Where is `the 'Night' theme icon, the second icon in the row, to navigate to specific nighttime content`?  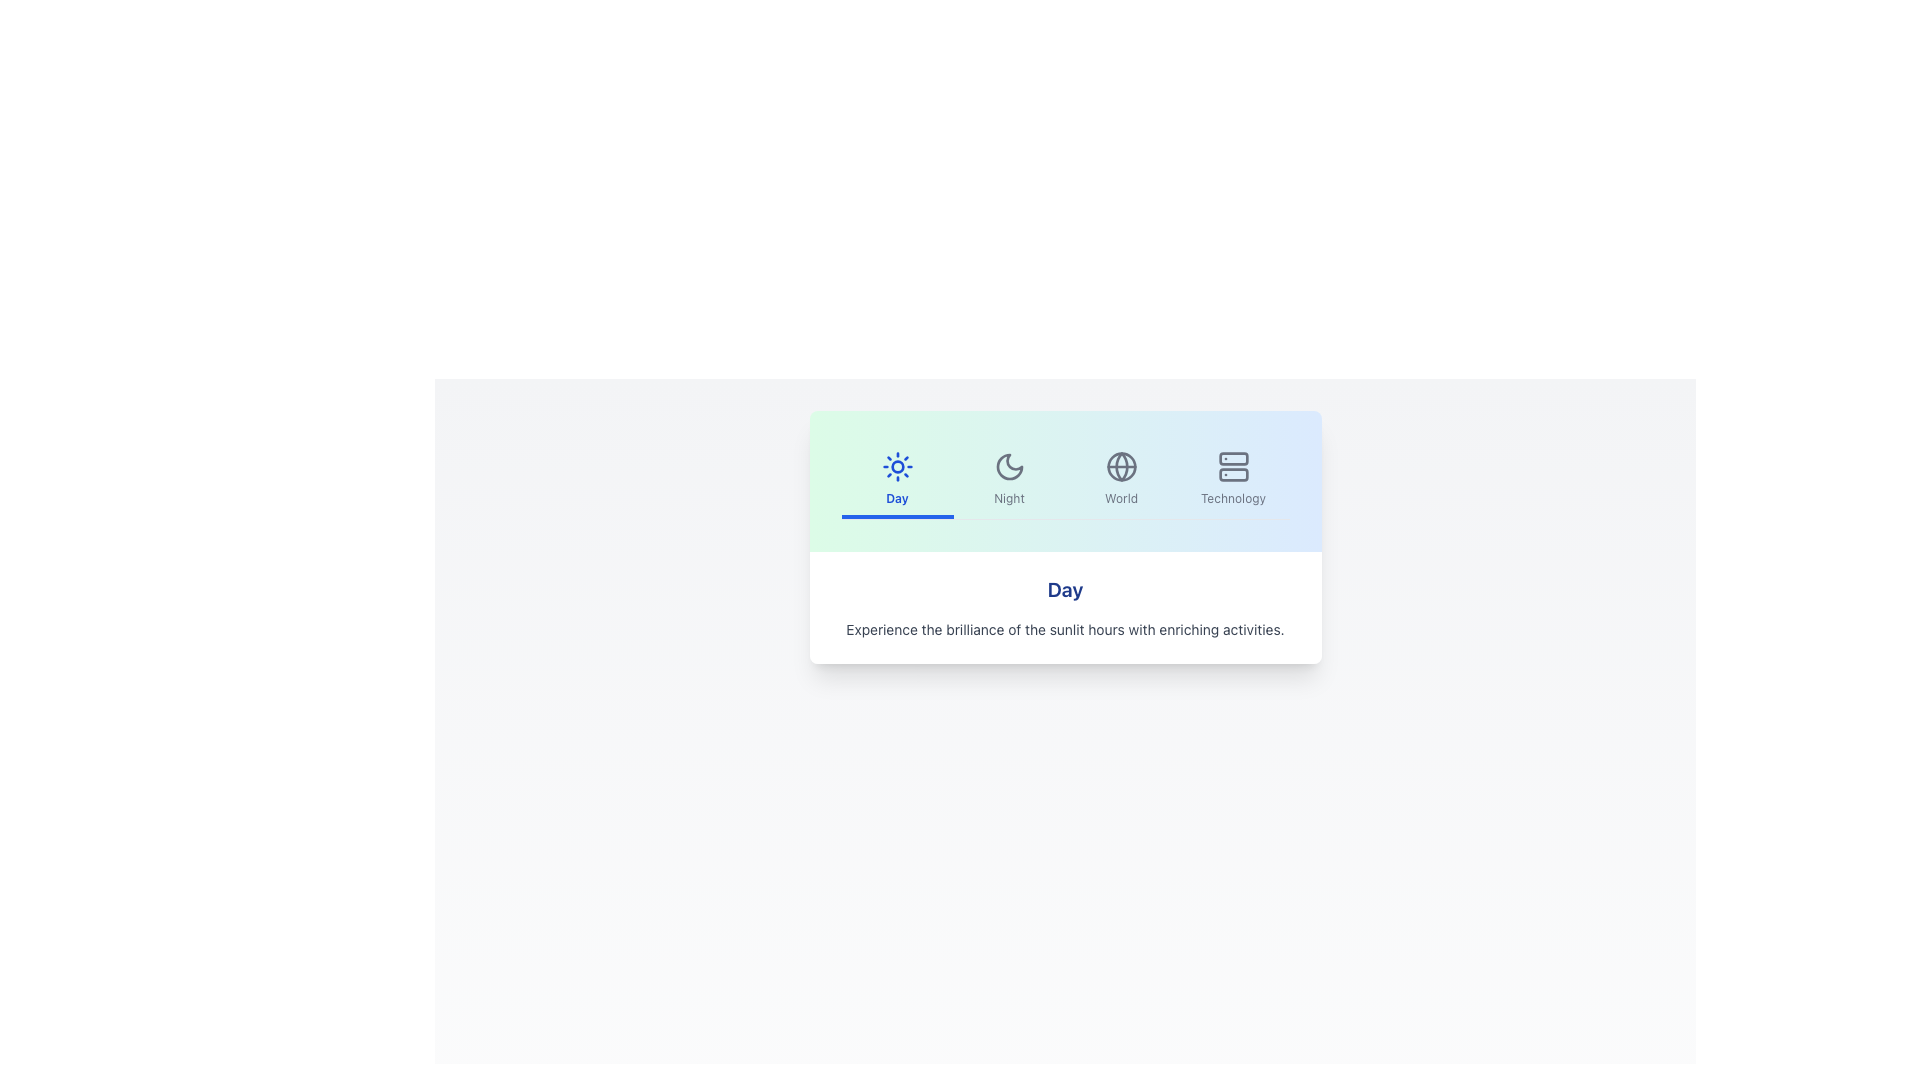
the 'Night' theme icon, the second icon in the row, to navigate to specific nighttime content is located at coordinates (1009, 466).